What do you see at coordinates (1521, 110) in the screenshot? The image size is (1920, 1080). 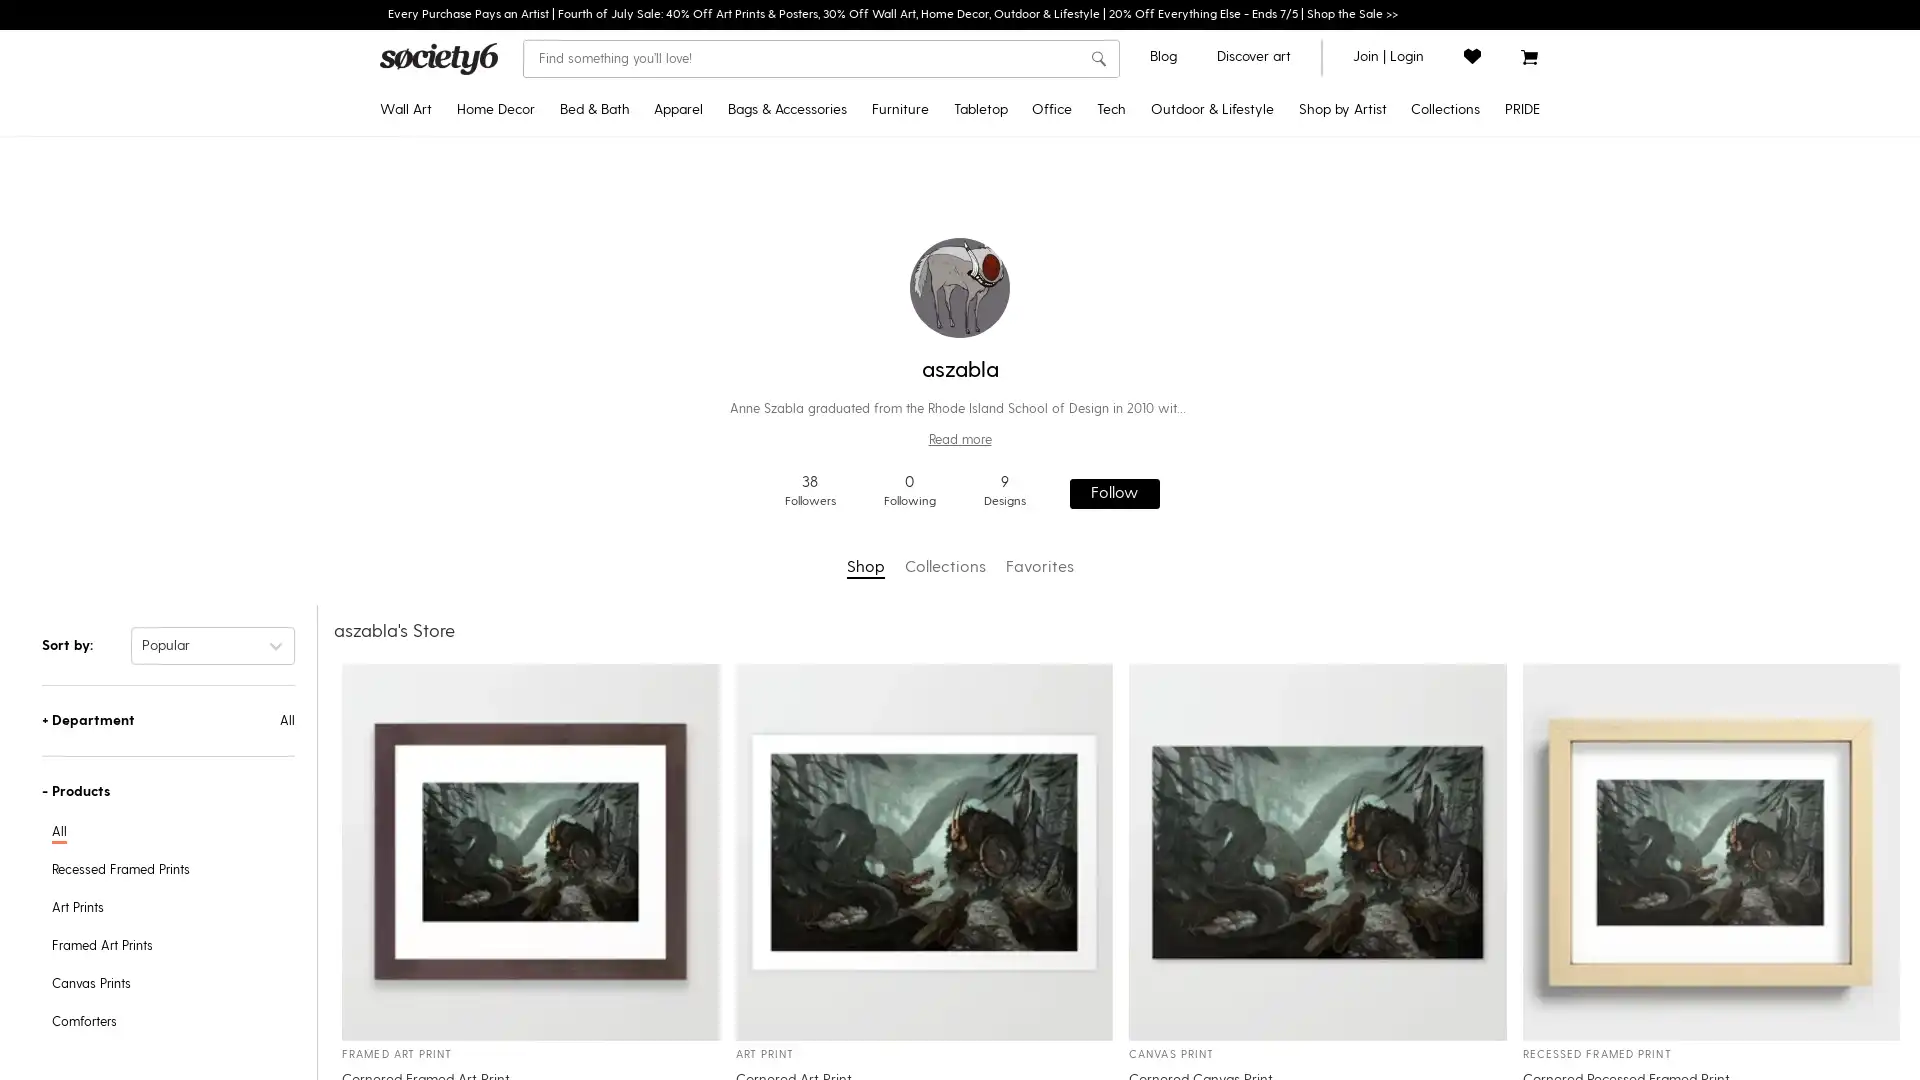 I see `PRIDE` at bounding box center [1521, 110].